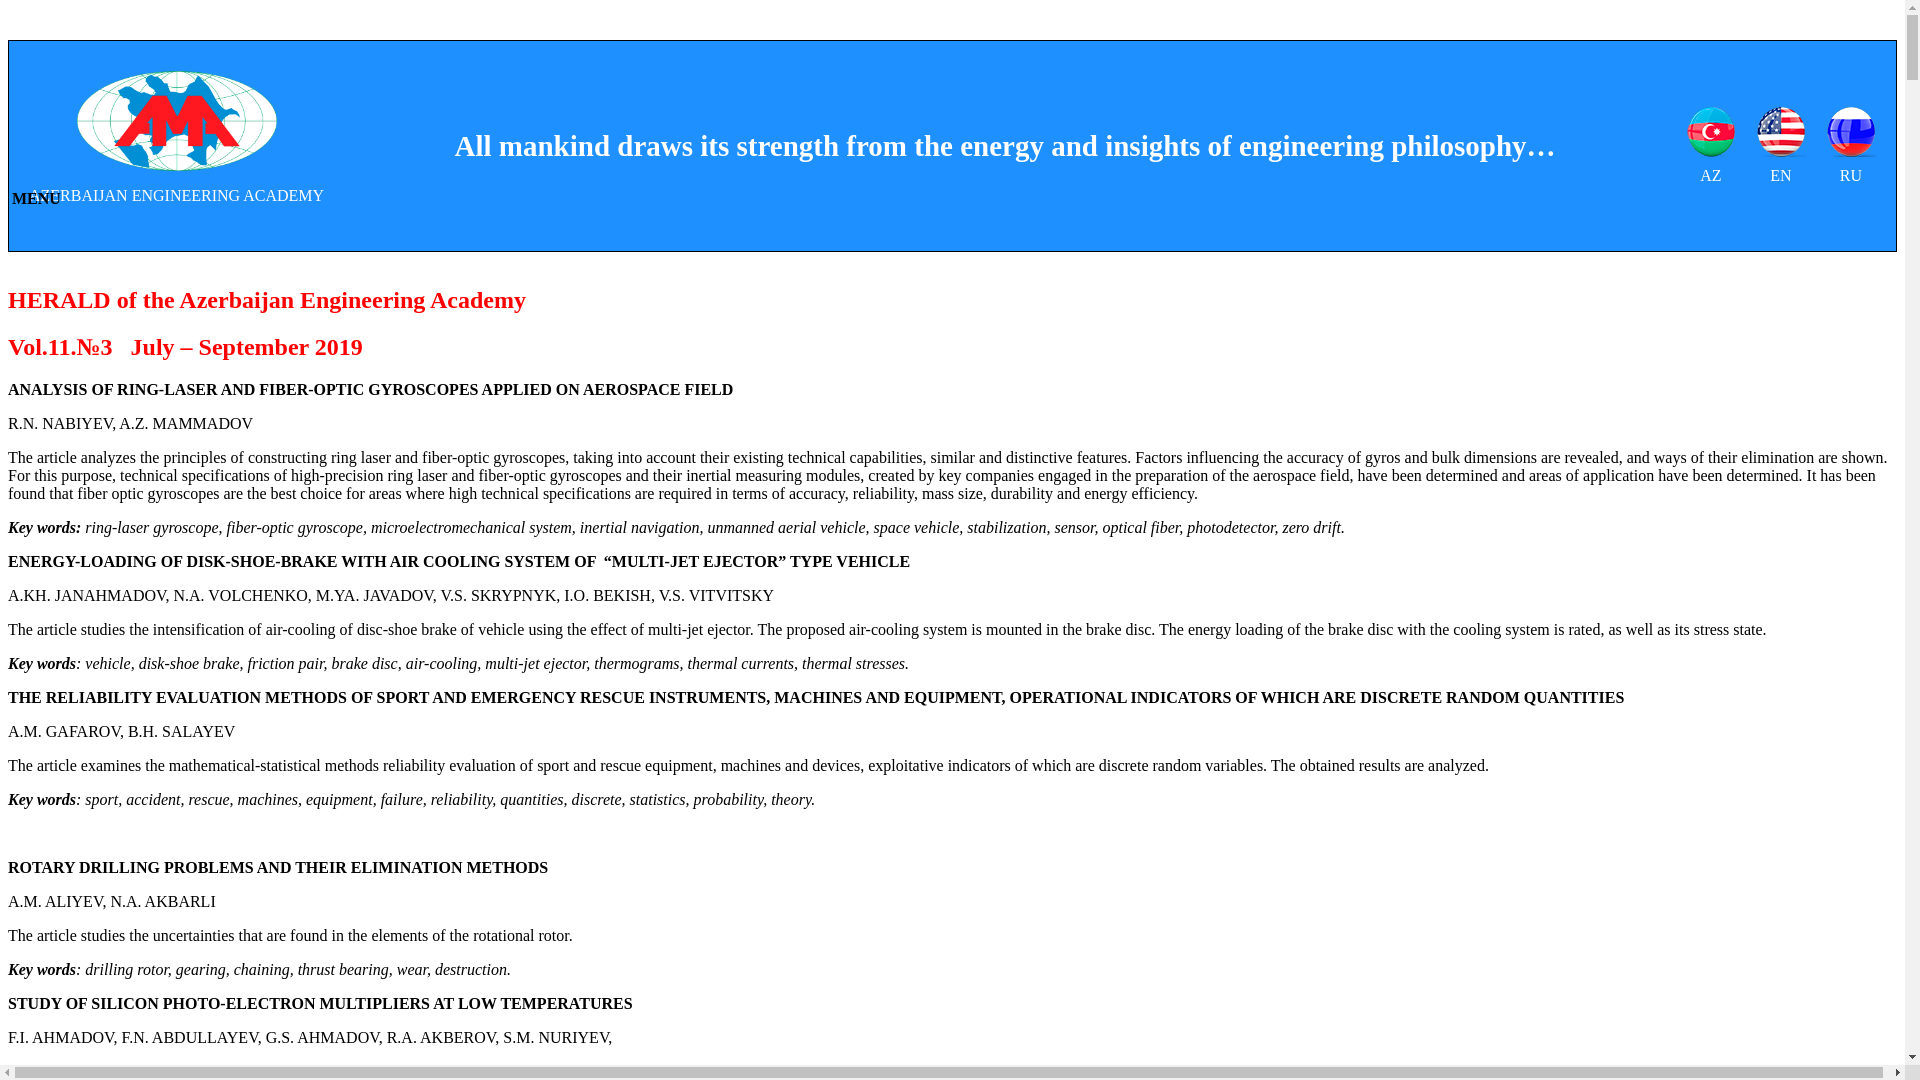 This screenshot has width=1920, height=1080. Describe the element at coordinates (1709, 145) in the screenshot. I see `'AZ'` at that location.